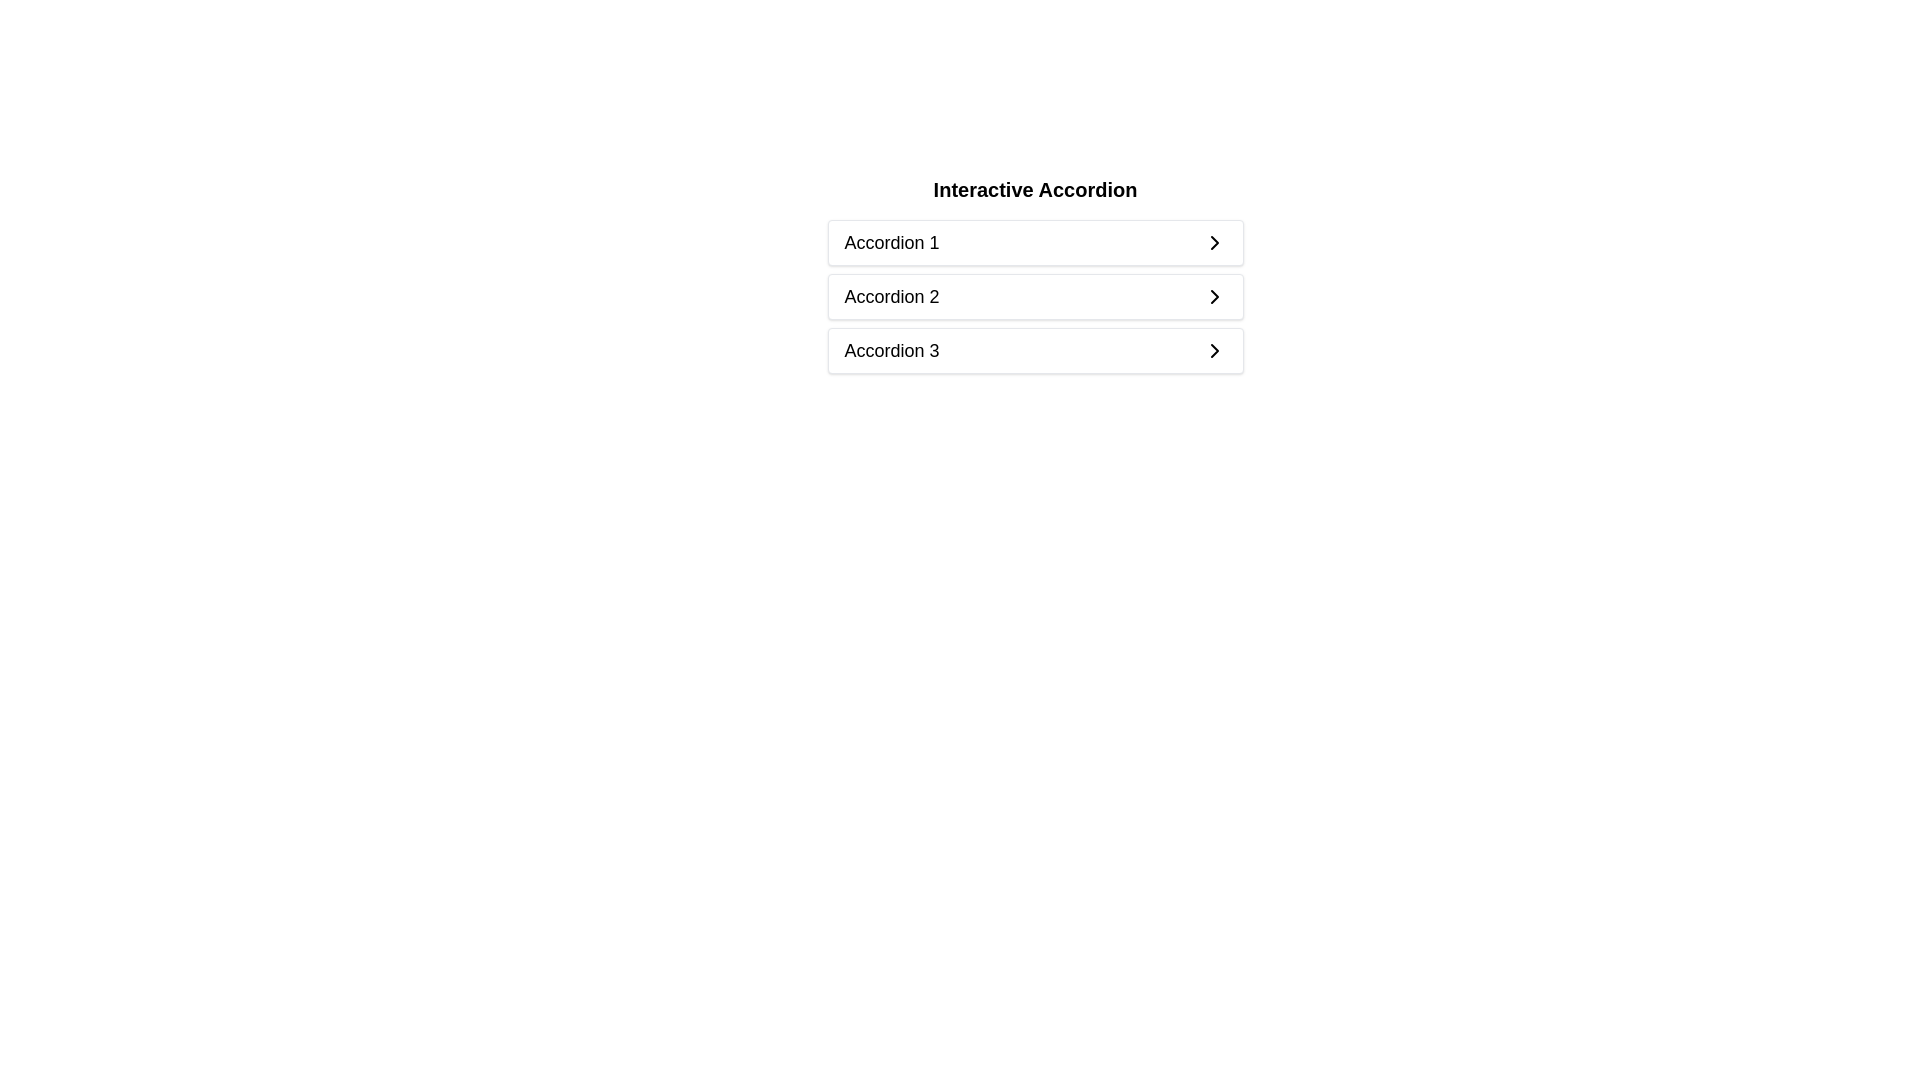 Image resolution: width=1920 pixels, height=1080 pixels. I want to click on the static text label reading 'Accordion 1', which is positioned towards the left in the accordion interface, so click(891, 242).